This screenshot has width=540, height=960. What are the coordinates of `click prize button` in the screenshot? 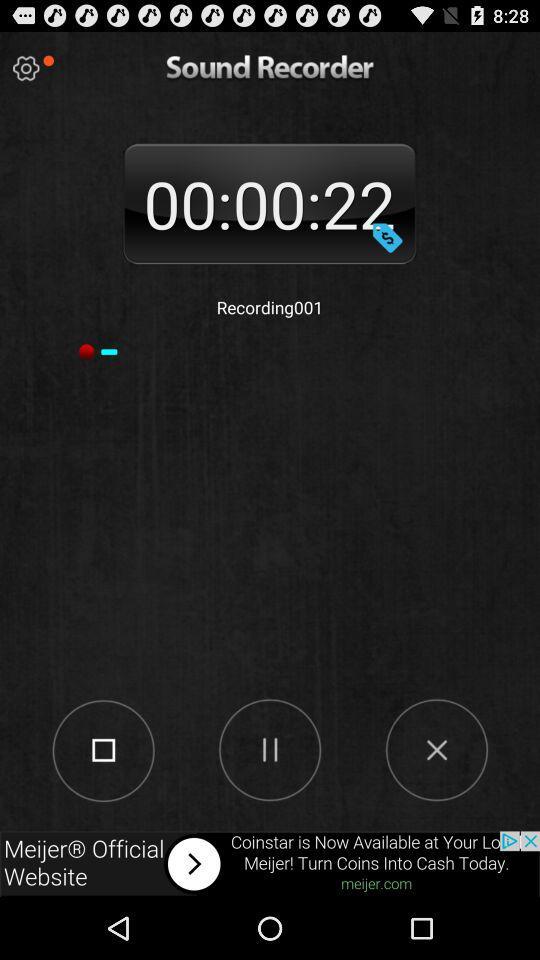 It's located at (387, 237).